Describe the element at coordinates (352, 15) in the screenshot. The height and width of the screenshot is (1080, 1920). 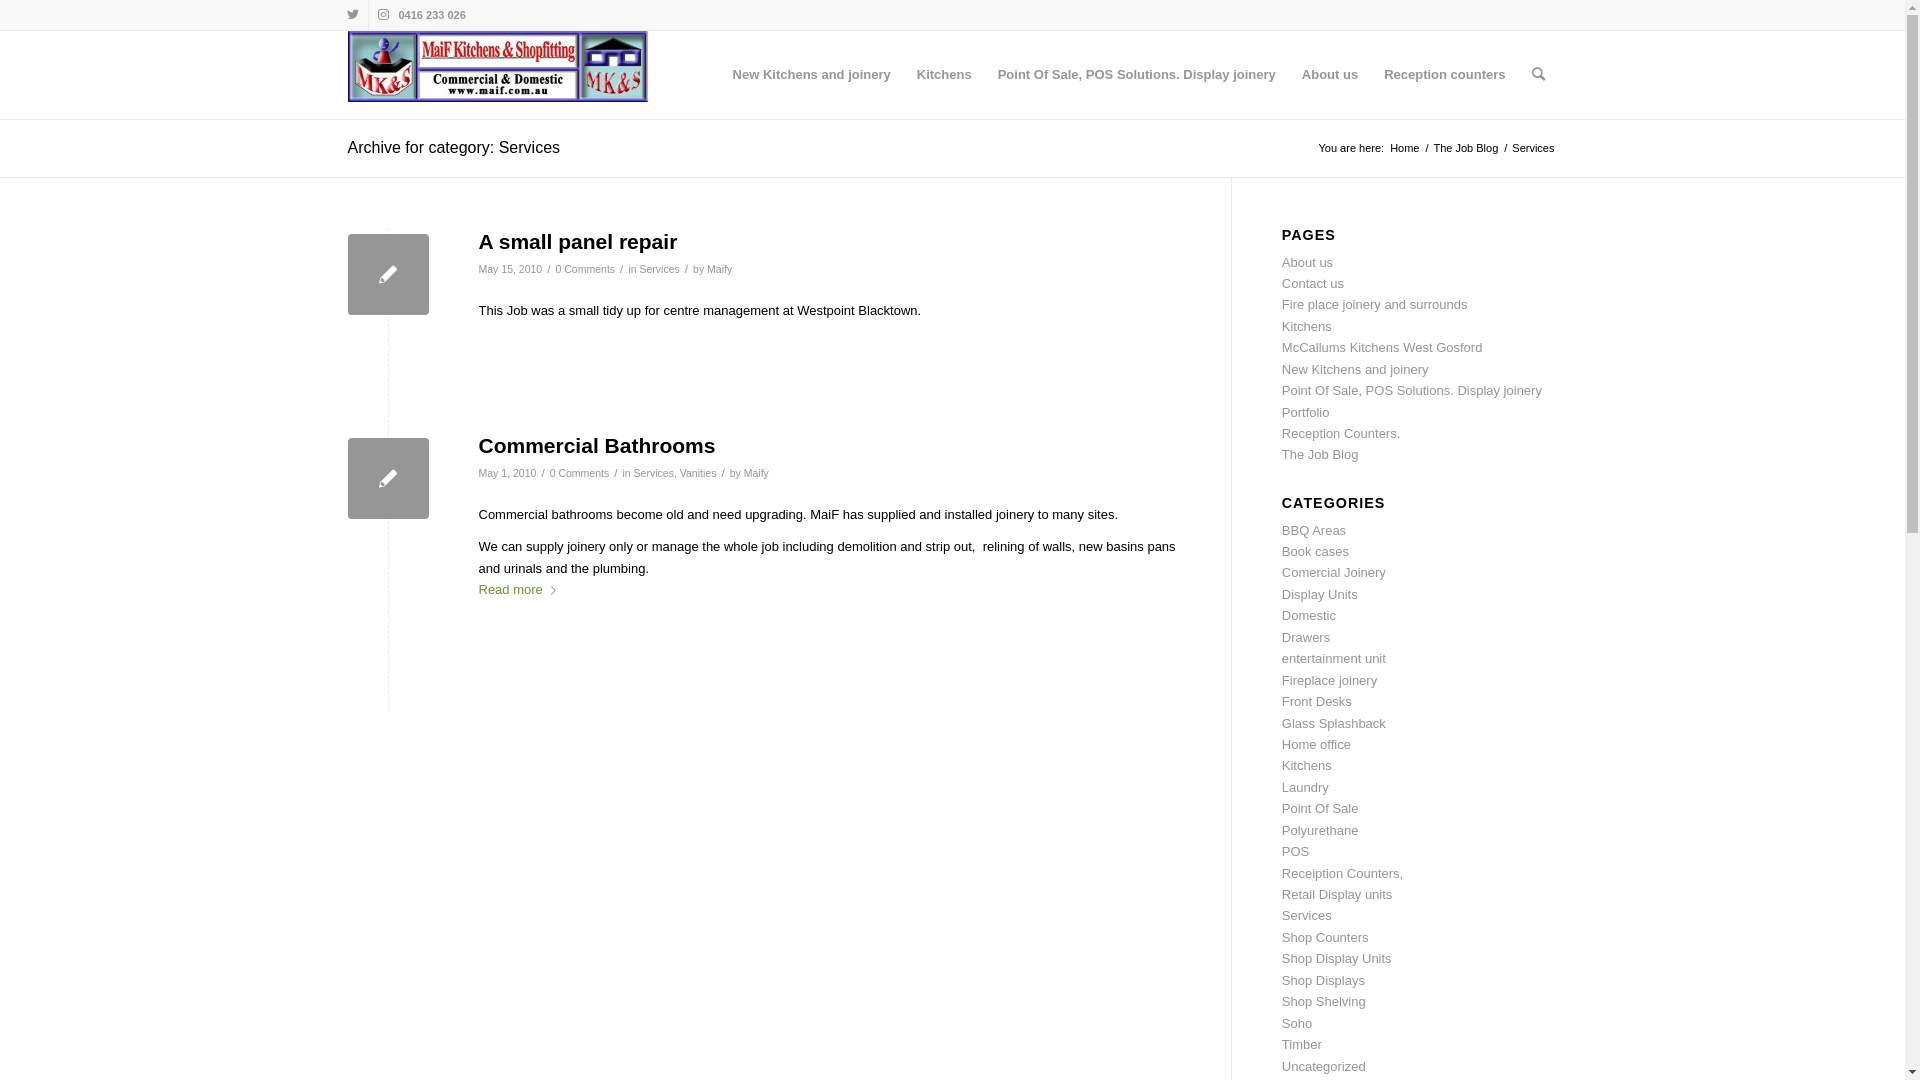
I see `'Twitter'` at that location.